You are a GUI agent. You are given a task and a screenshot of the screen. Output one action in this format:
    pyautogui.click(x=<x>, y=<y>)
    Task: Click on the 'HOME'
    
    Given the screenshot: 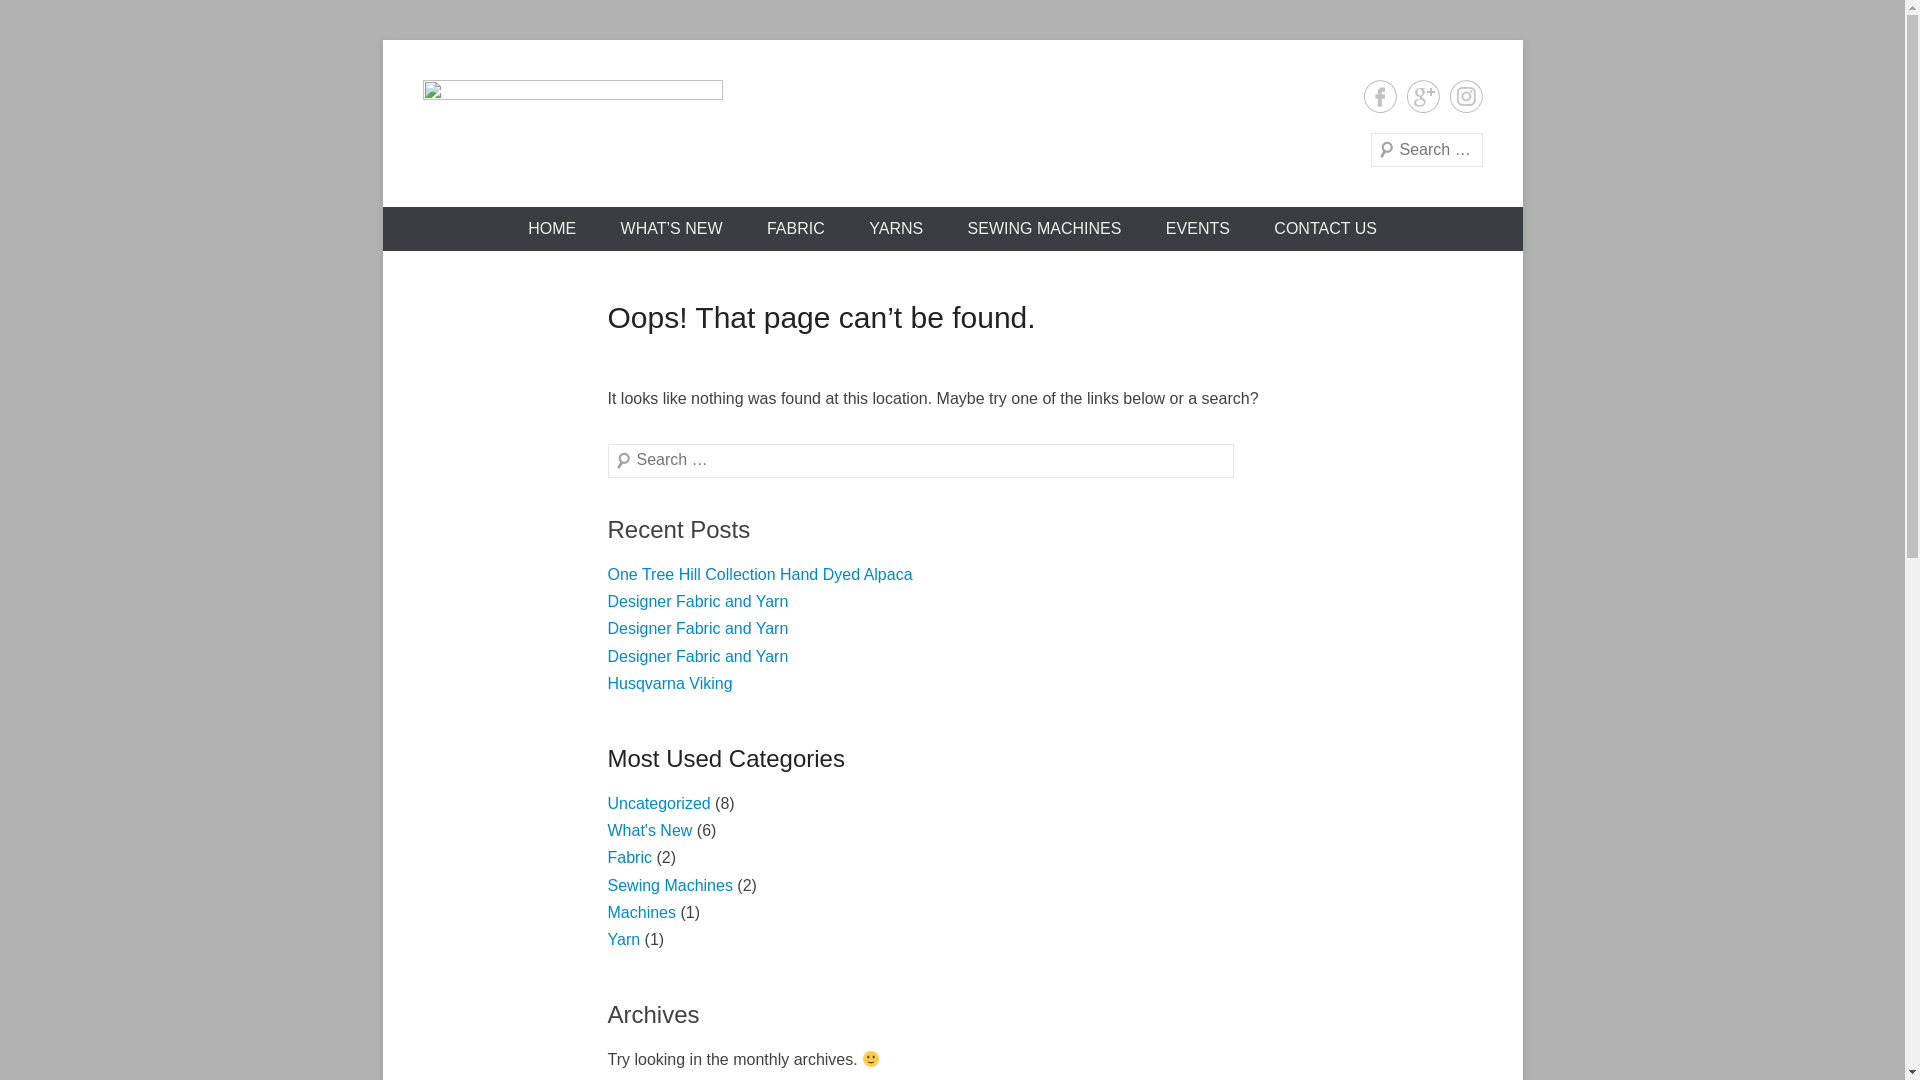 What is the action you would take?
    pyautogui.click(x=552, y=227)
    